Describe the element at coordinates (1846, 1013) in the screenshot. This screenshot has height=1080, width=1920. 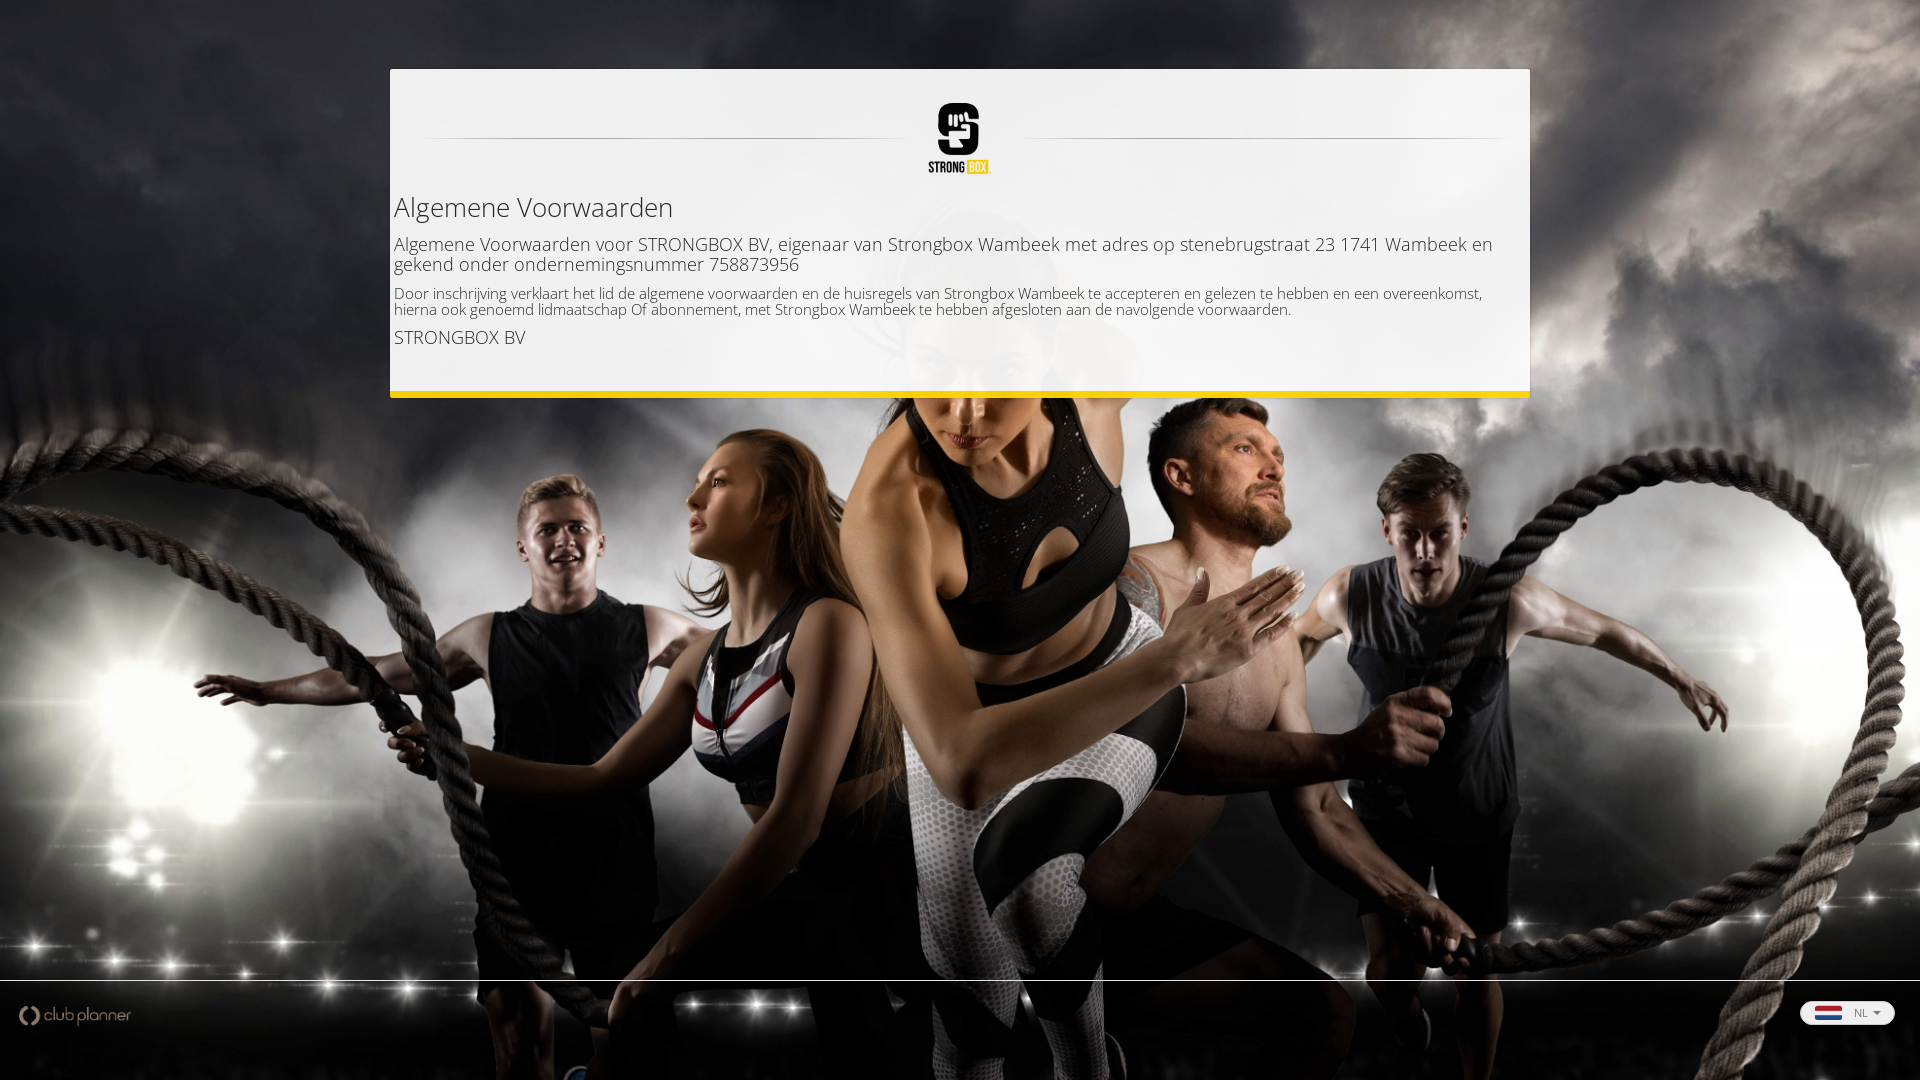
I see `'NL'` at that location.